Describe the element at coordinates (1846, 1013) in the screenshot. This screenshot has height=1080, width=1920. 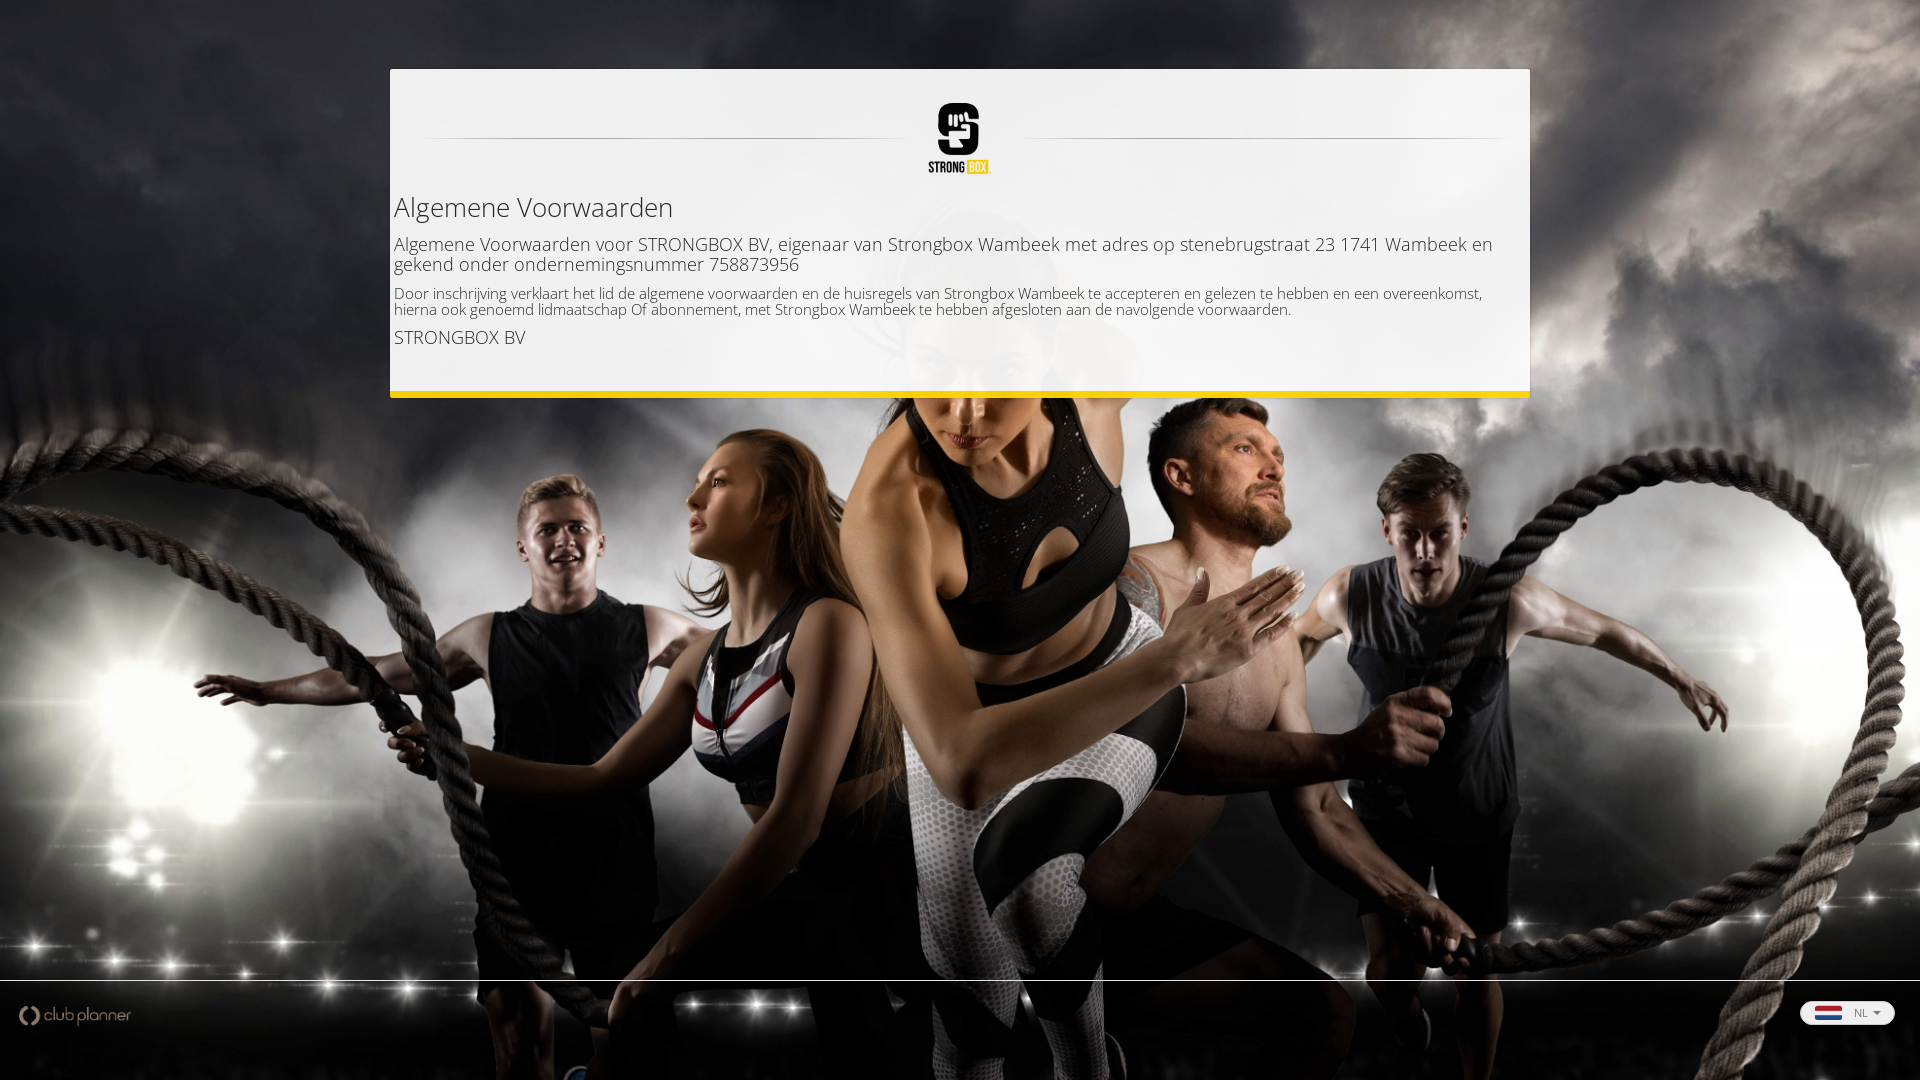
I see `'NL'` at that location.